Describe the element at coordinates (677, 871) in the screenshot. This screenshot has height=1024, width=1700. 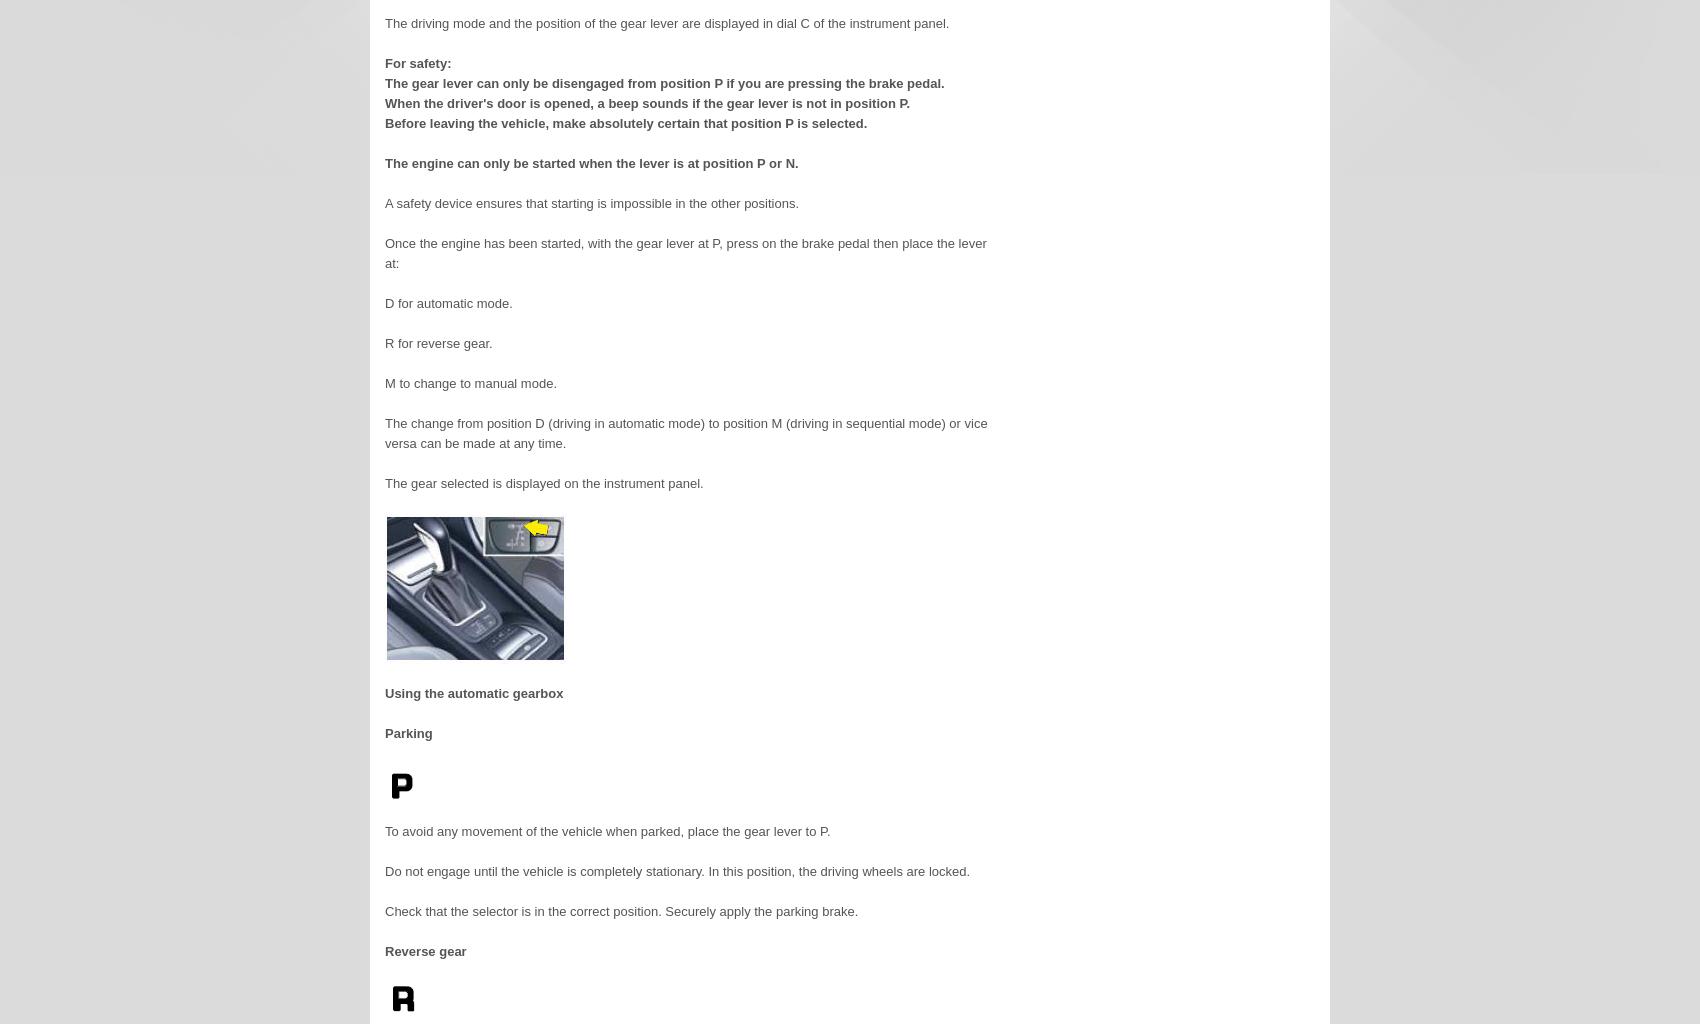
I see `'Do not engage until the vehicle is completely stationary. In this position, the 
driving wheels are locked.'` at that location.